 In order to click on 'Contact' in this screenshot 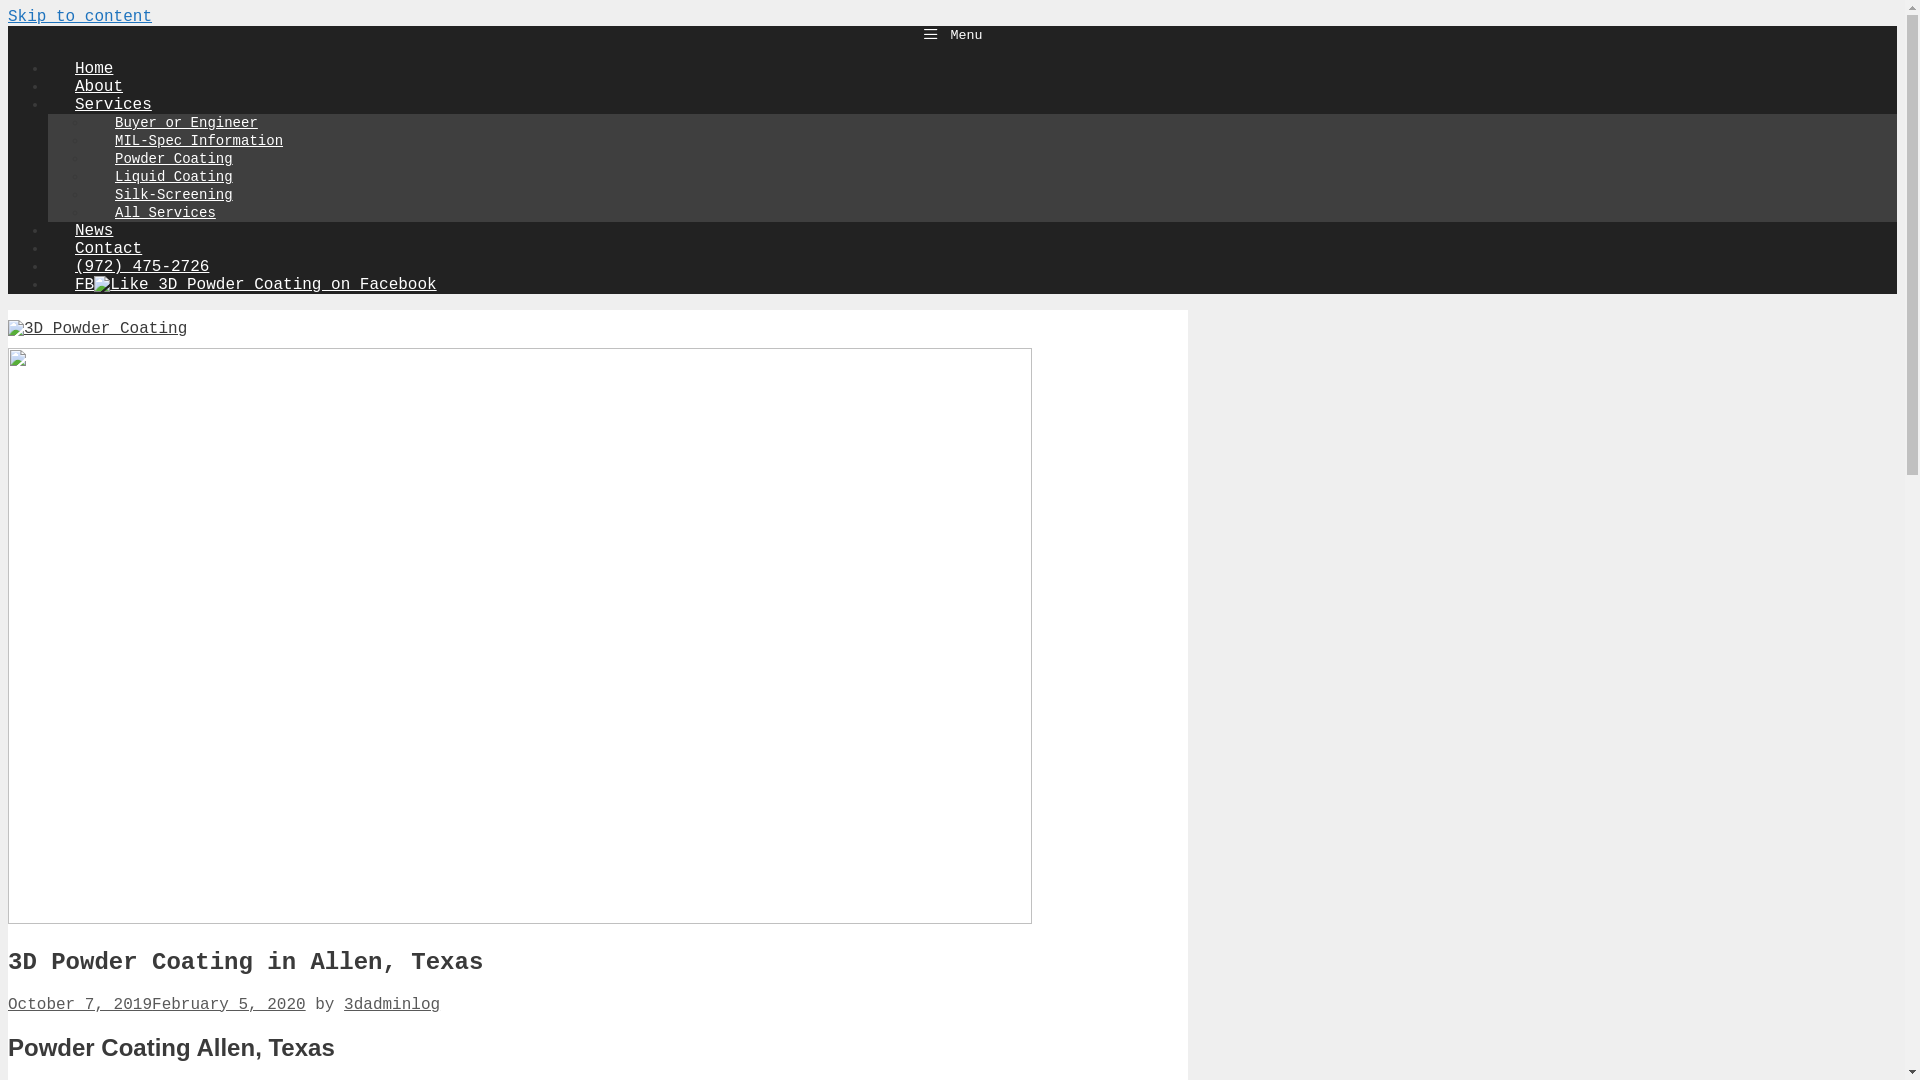, I will do `click(107, 248)`.